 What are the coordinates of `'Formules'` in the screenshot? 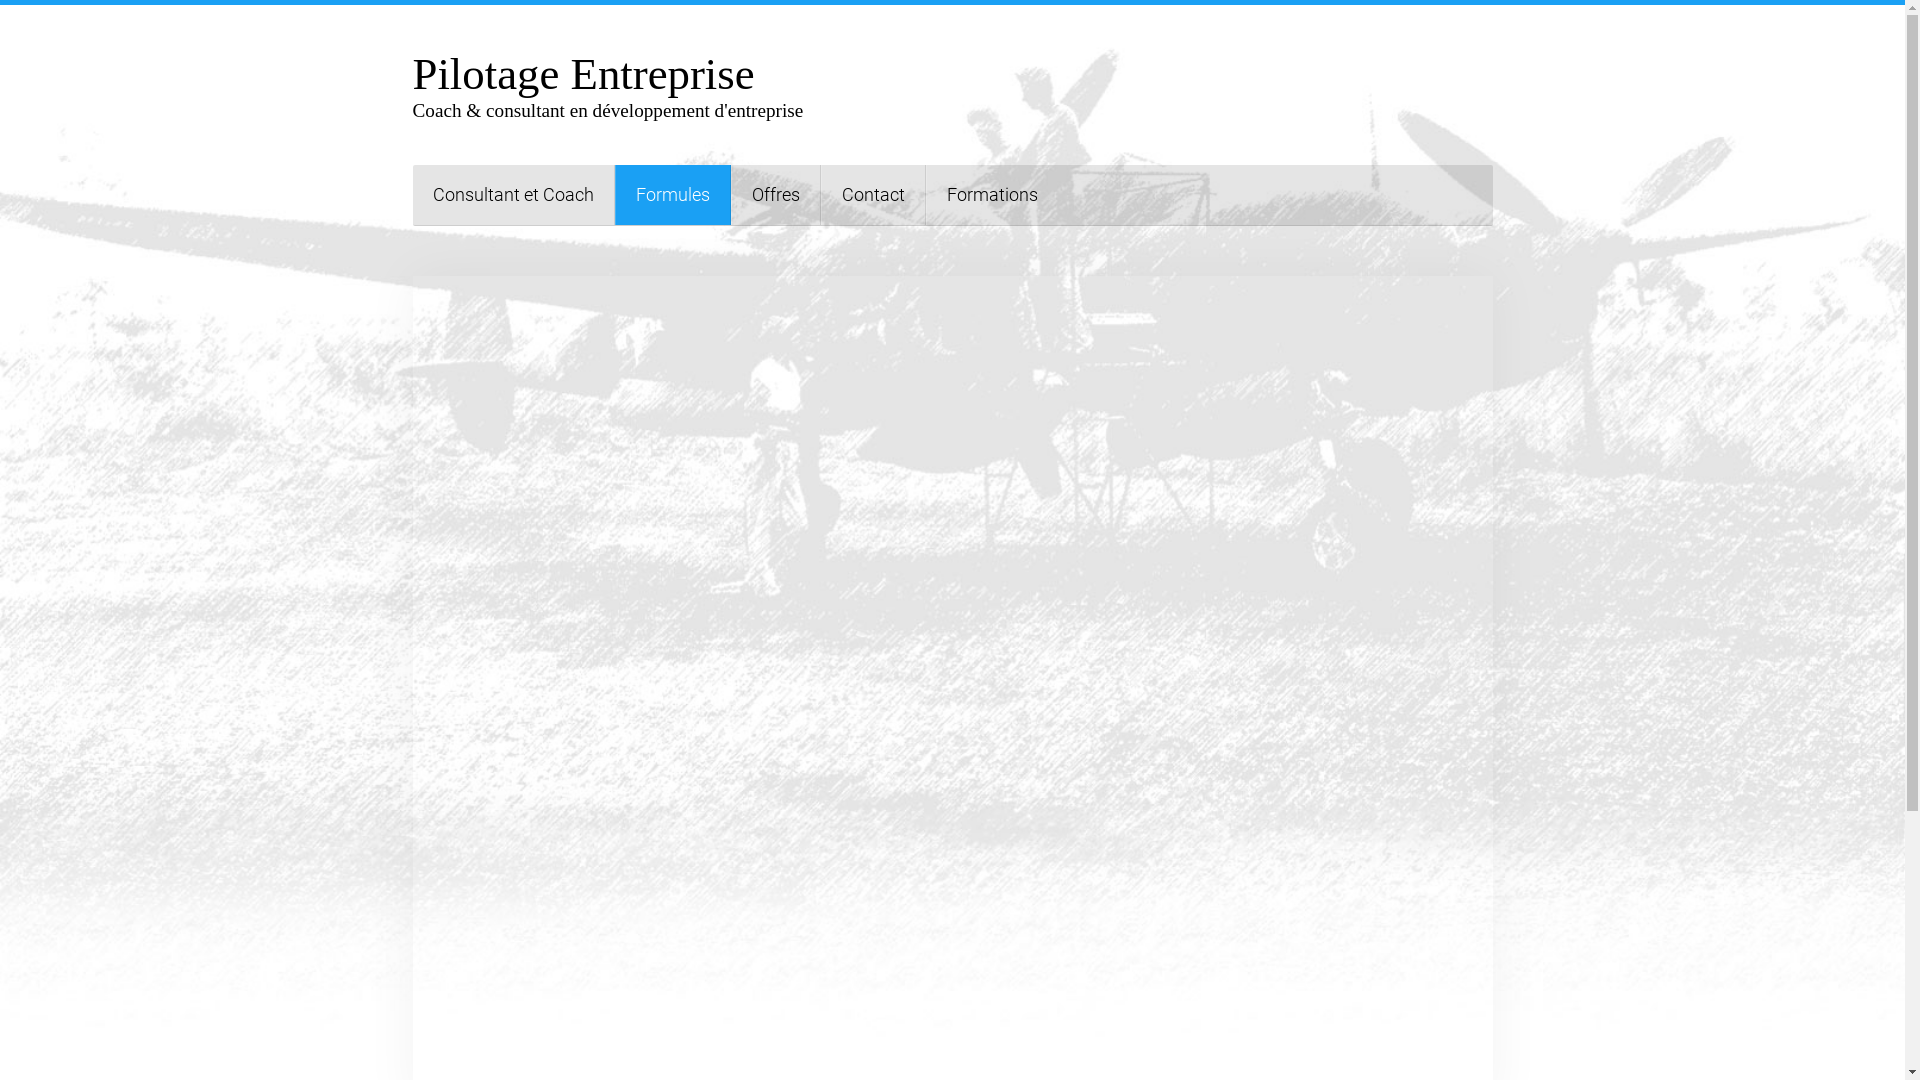 It's located at (672, 195).